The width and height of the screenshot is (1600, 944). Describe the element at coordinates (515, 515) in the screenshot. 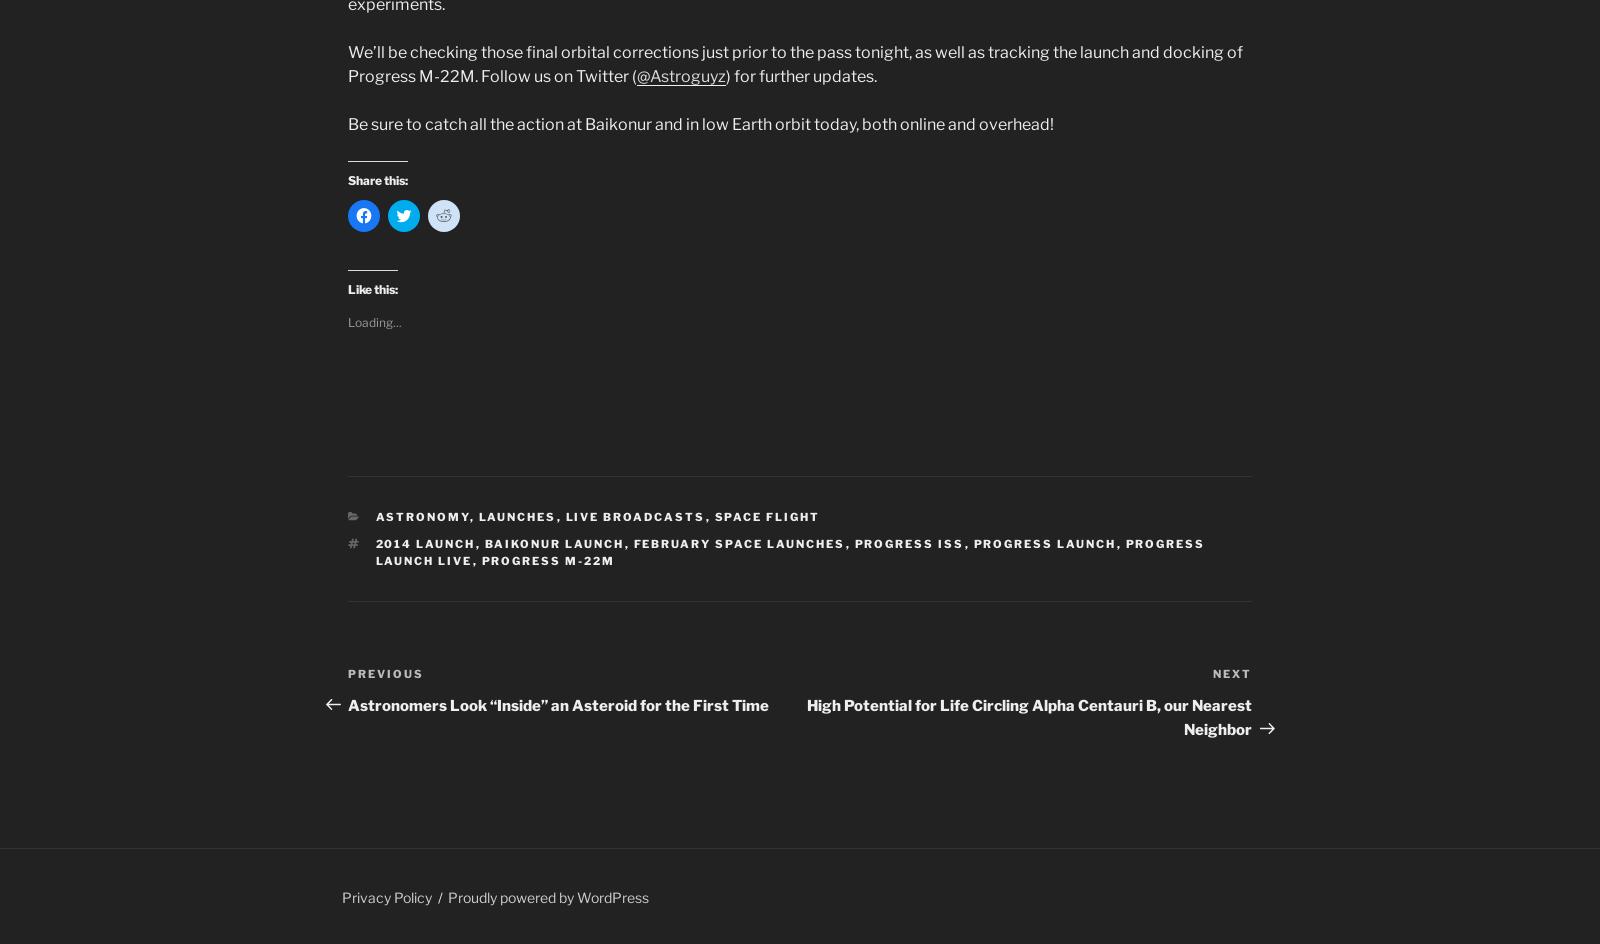

I see `'Launches'` at that location.